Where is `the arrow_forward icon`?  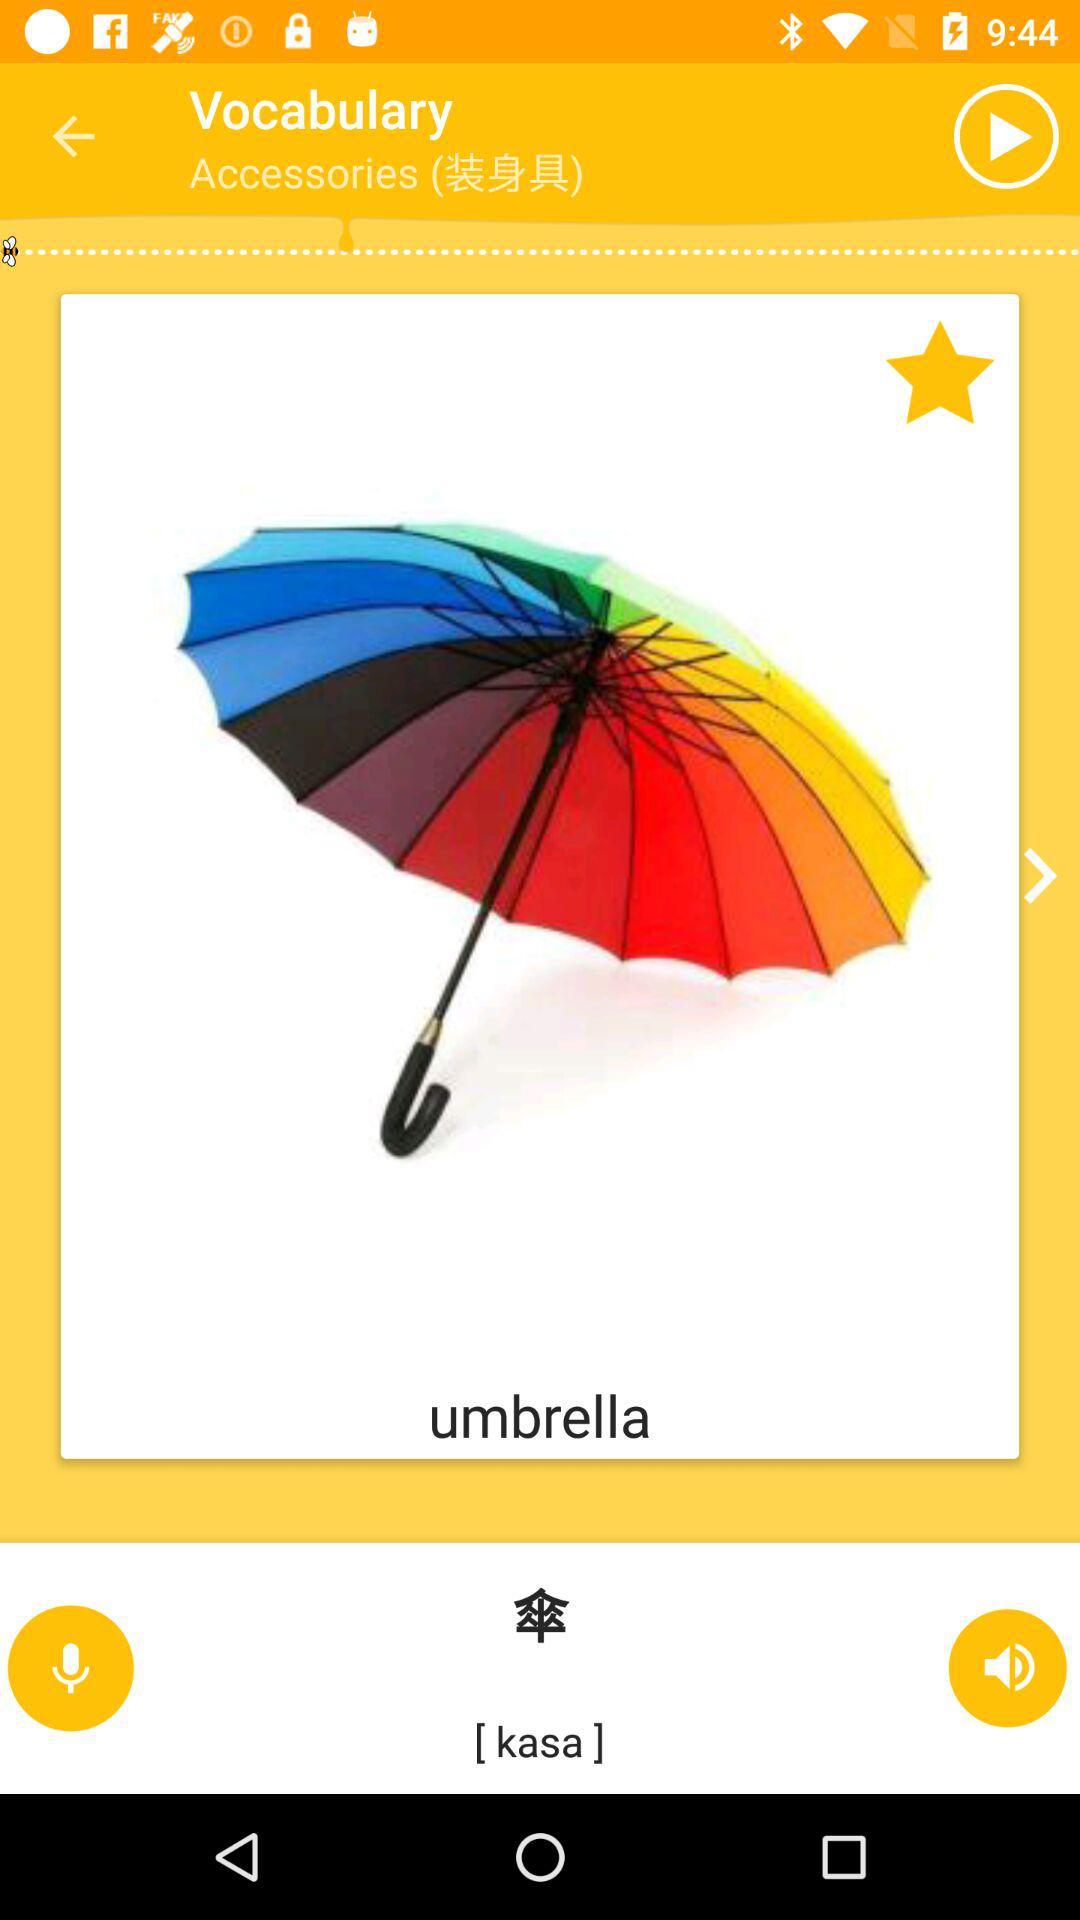
the arrow_forward icon is located at coordinates (1032, 876).